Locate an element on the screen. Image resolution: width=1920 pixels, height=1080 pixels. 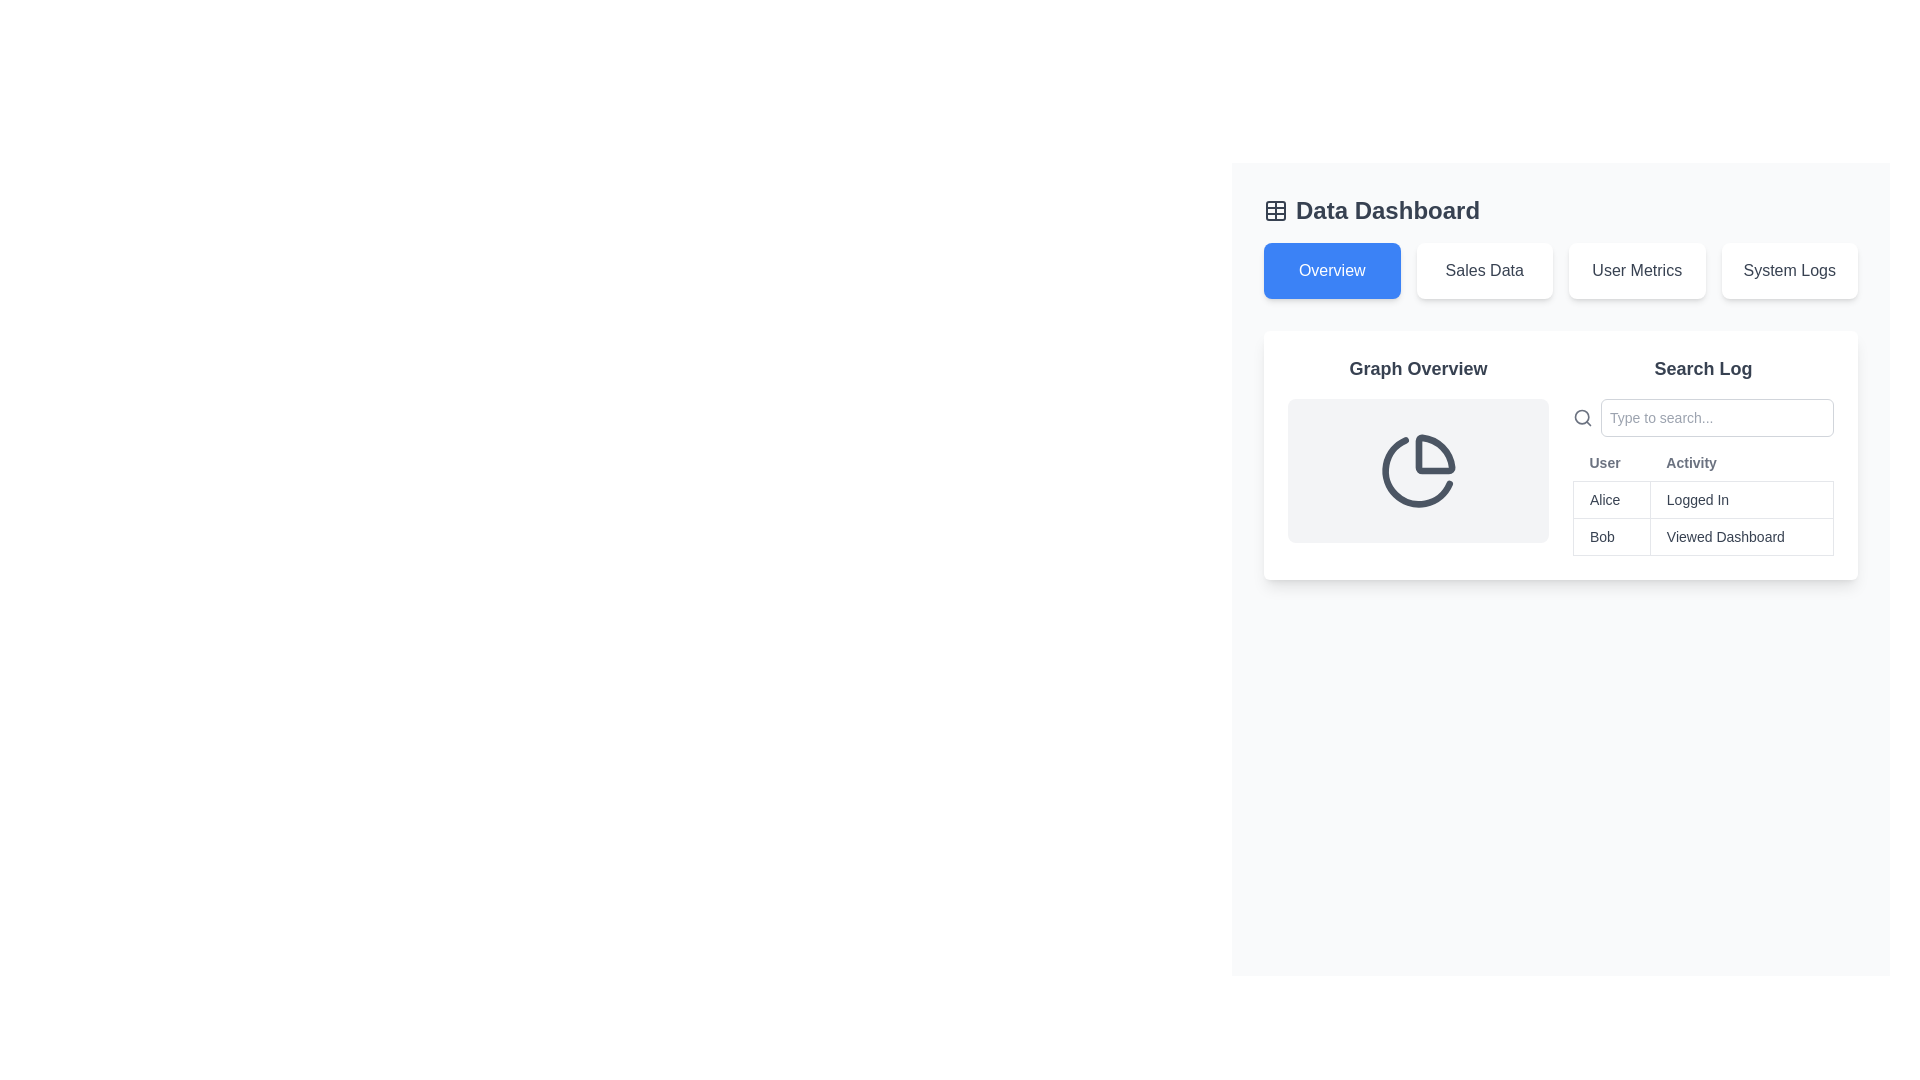
the 'User Metrics' button to observe visual feedback, which is the third button in a grid layout with rounded corners and a shadow effect is located at coordinates (1637, 270).